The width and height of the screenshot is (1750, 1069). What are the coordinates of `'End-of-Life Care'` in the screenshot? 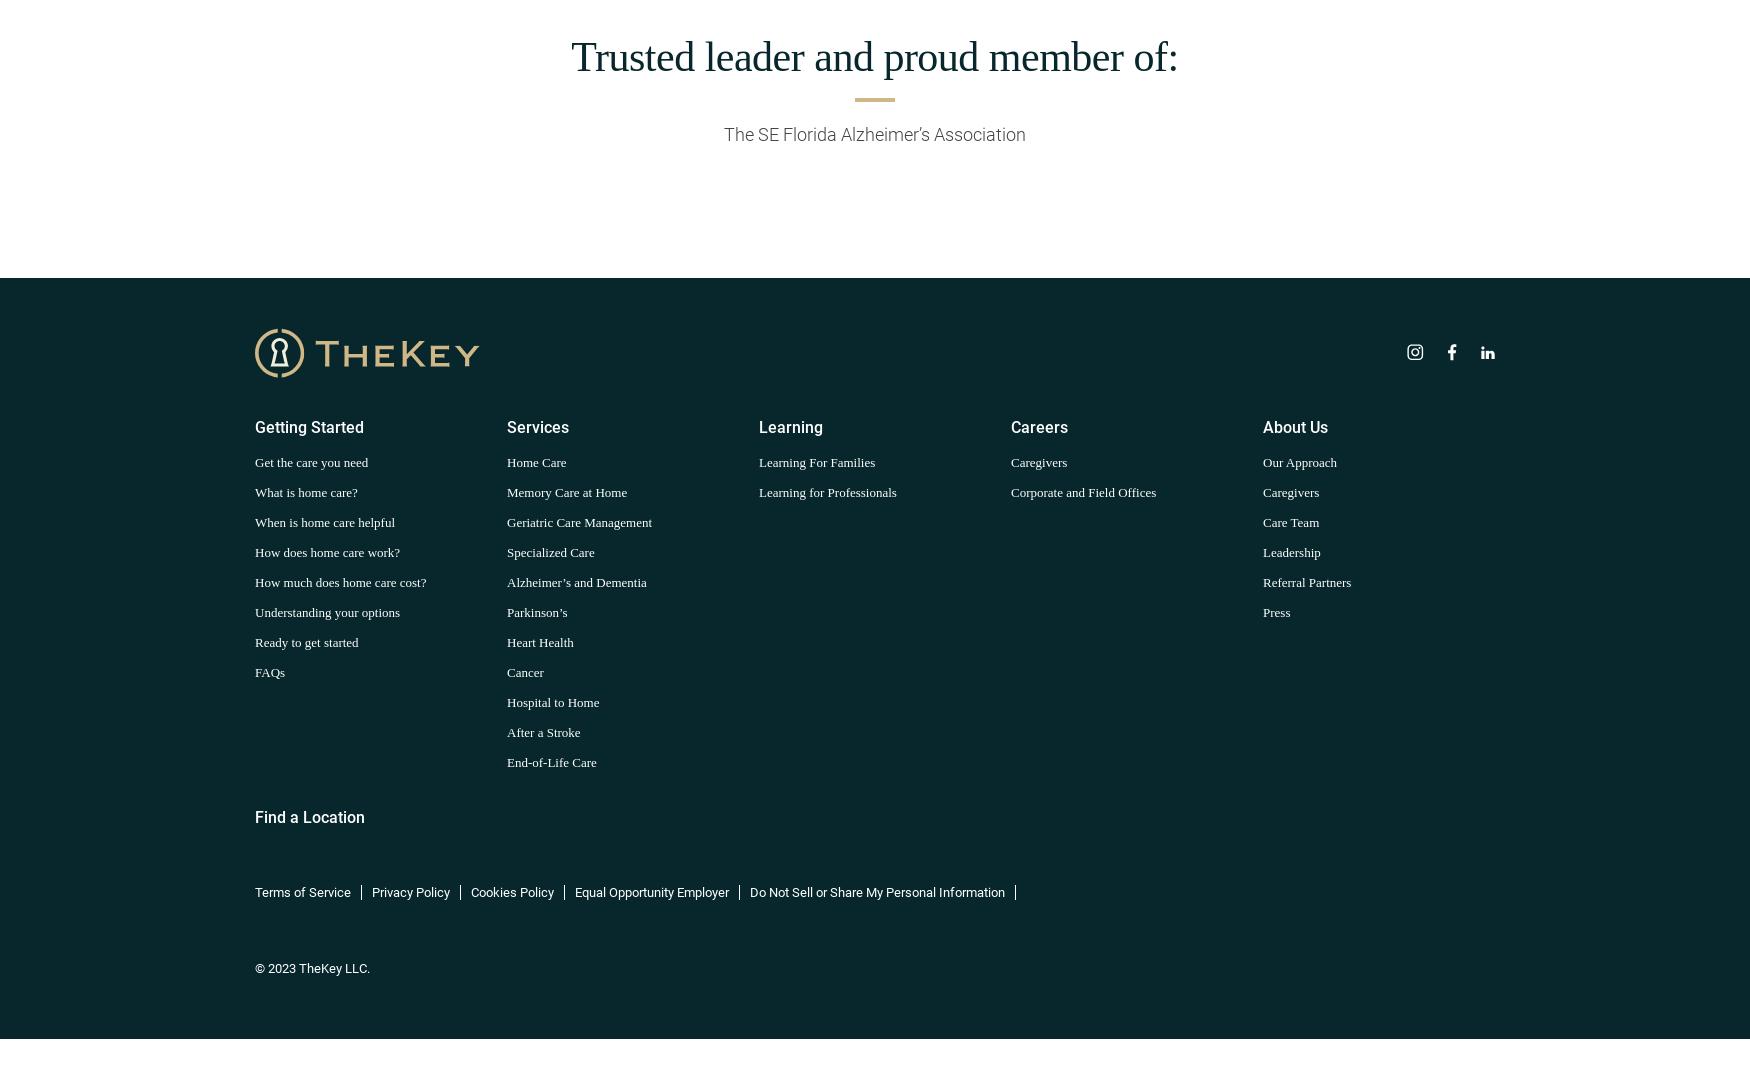 It's located at (550, 761).